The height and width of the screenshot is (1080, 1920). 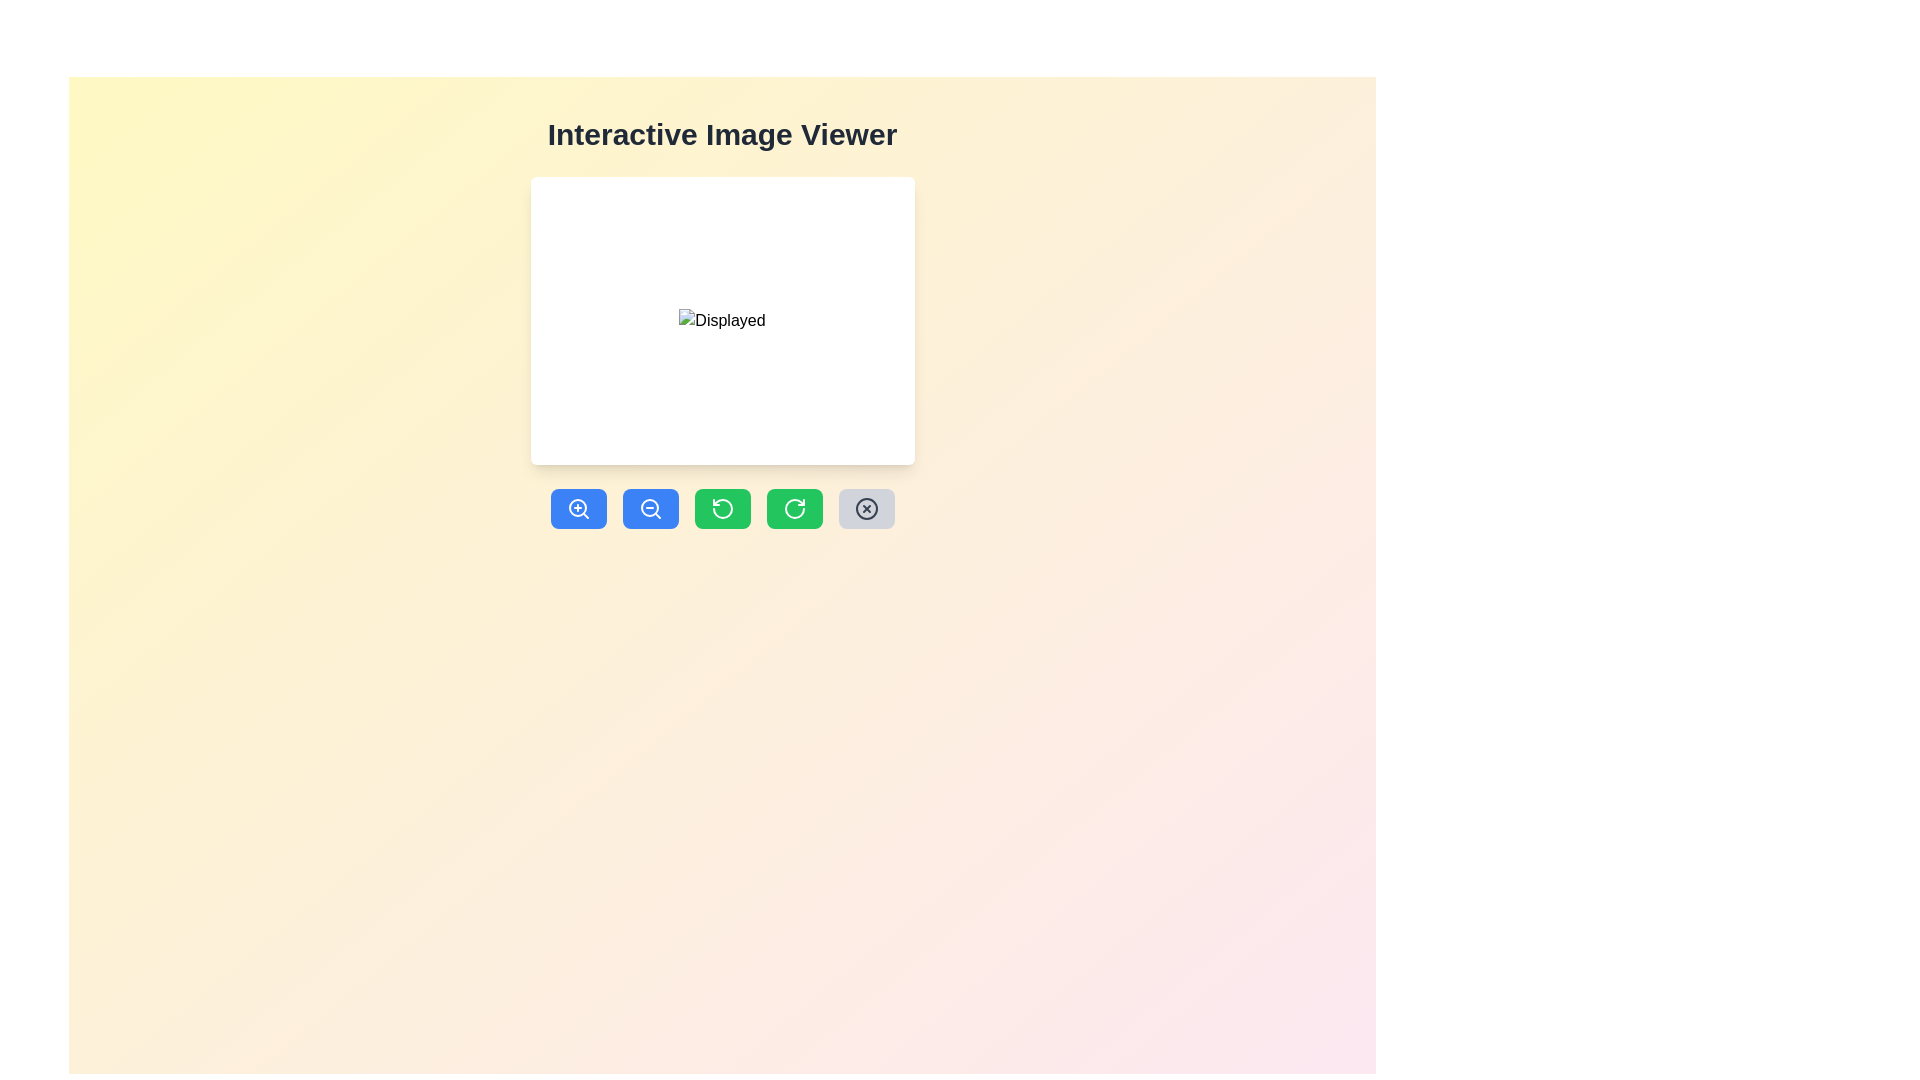 What do you see at coordinates (866, 508) in the screenshot?
I see `the circular outline SVG element, which serves as a visual indicator to close or cancel an operation, located in the rightmost position of the control icons at the bottom of the image preview area` at bounding box center [866, 508].